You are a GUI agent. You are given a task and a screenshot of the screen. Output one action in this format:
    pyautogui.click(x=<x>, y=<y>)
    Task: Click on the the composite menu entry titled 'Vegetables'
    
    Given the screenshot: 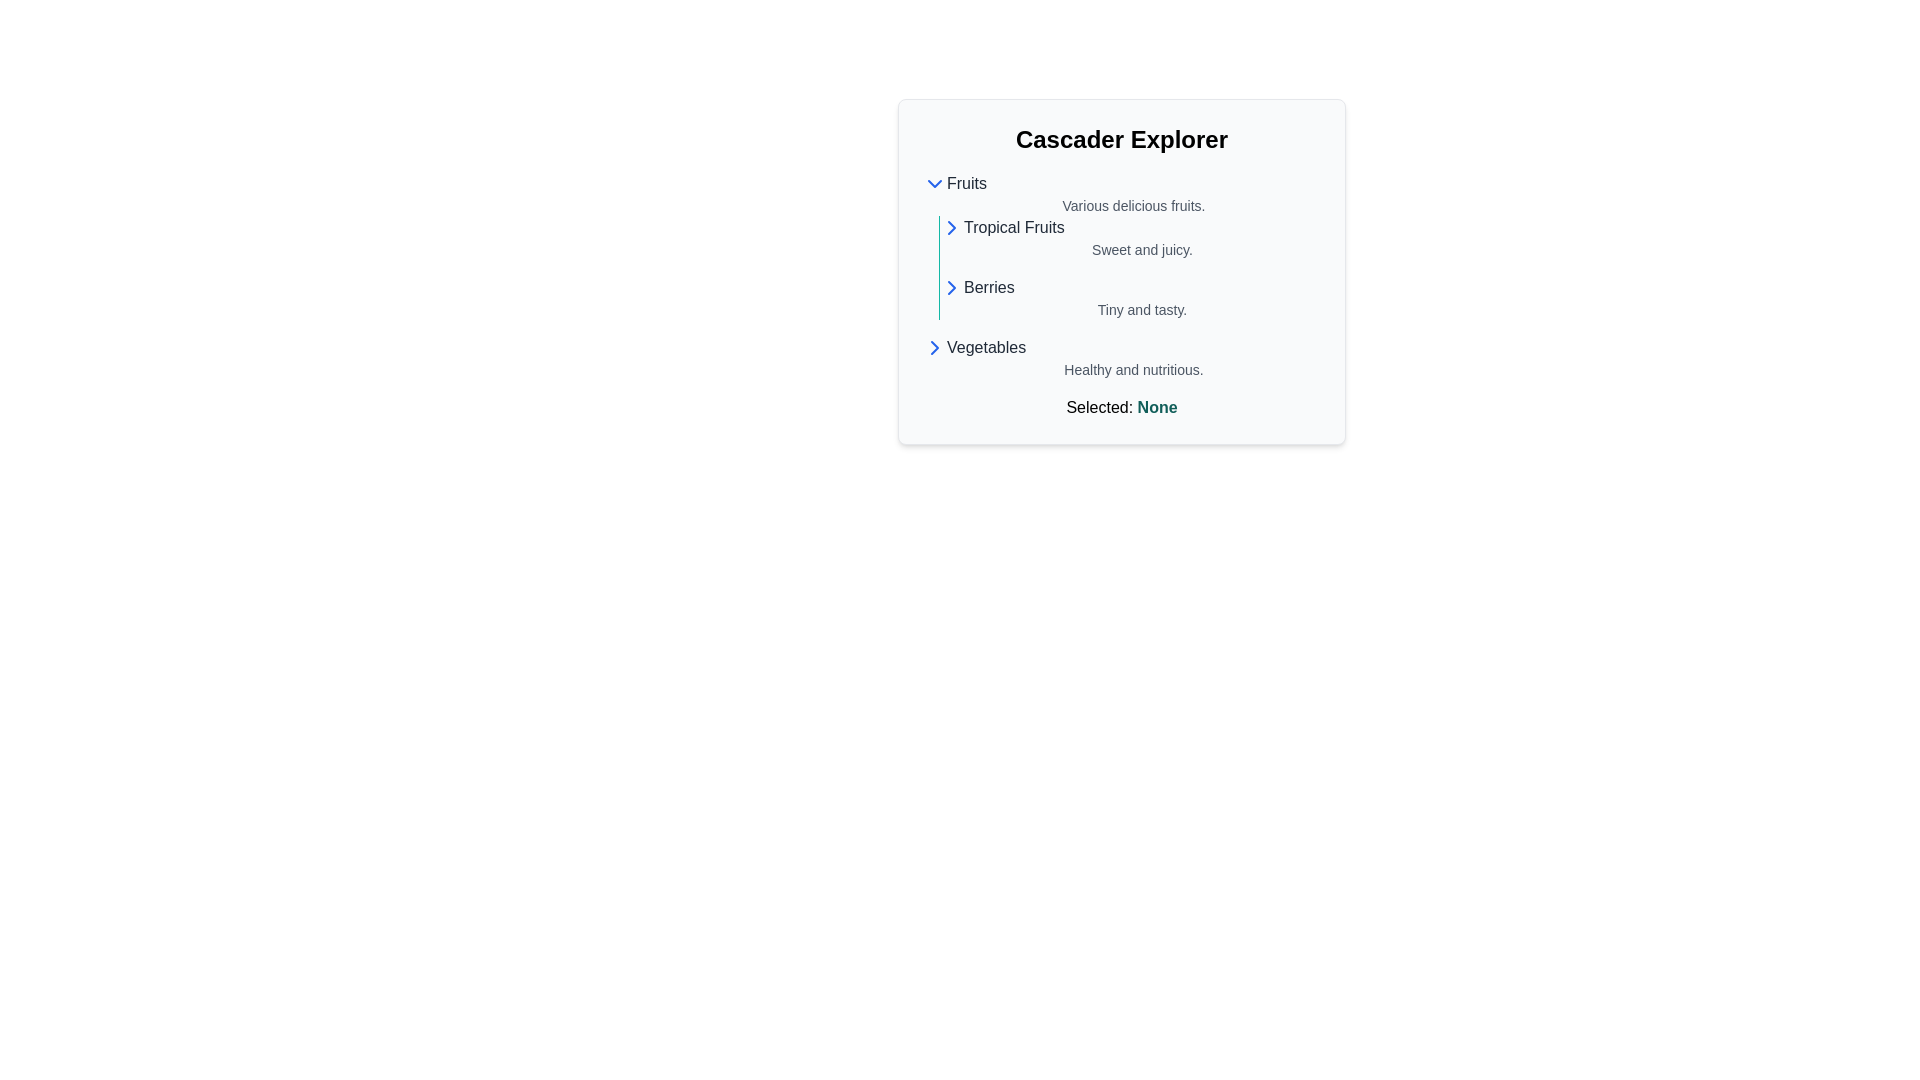 What is the action you would take?
    pyautogui.click(x=1122, y=357)
    